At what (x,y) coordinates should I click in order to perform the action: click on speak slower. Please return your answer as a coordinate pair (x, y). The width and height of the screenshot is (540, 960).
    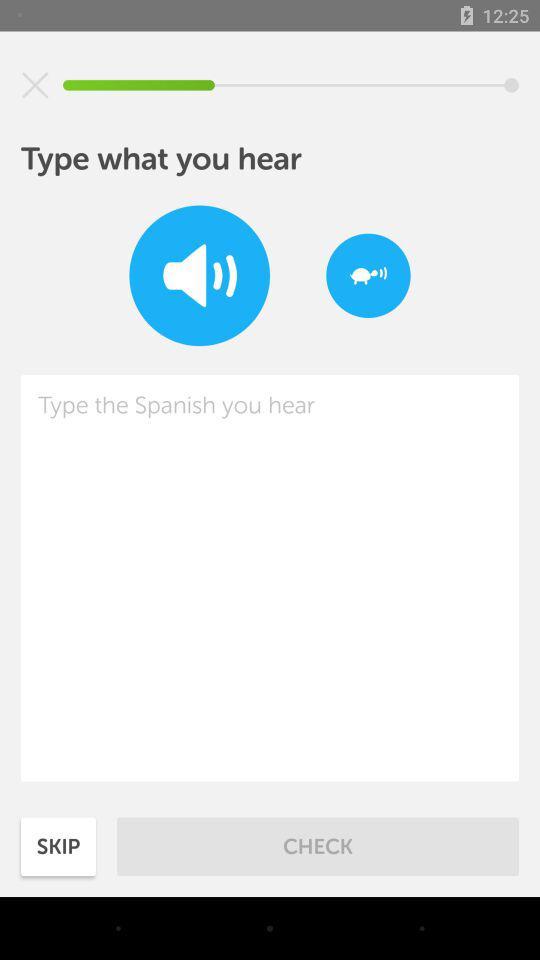
    Looking at the image, I should click on (367, 274).